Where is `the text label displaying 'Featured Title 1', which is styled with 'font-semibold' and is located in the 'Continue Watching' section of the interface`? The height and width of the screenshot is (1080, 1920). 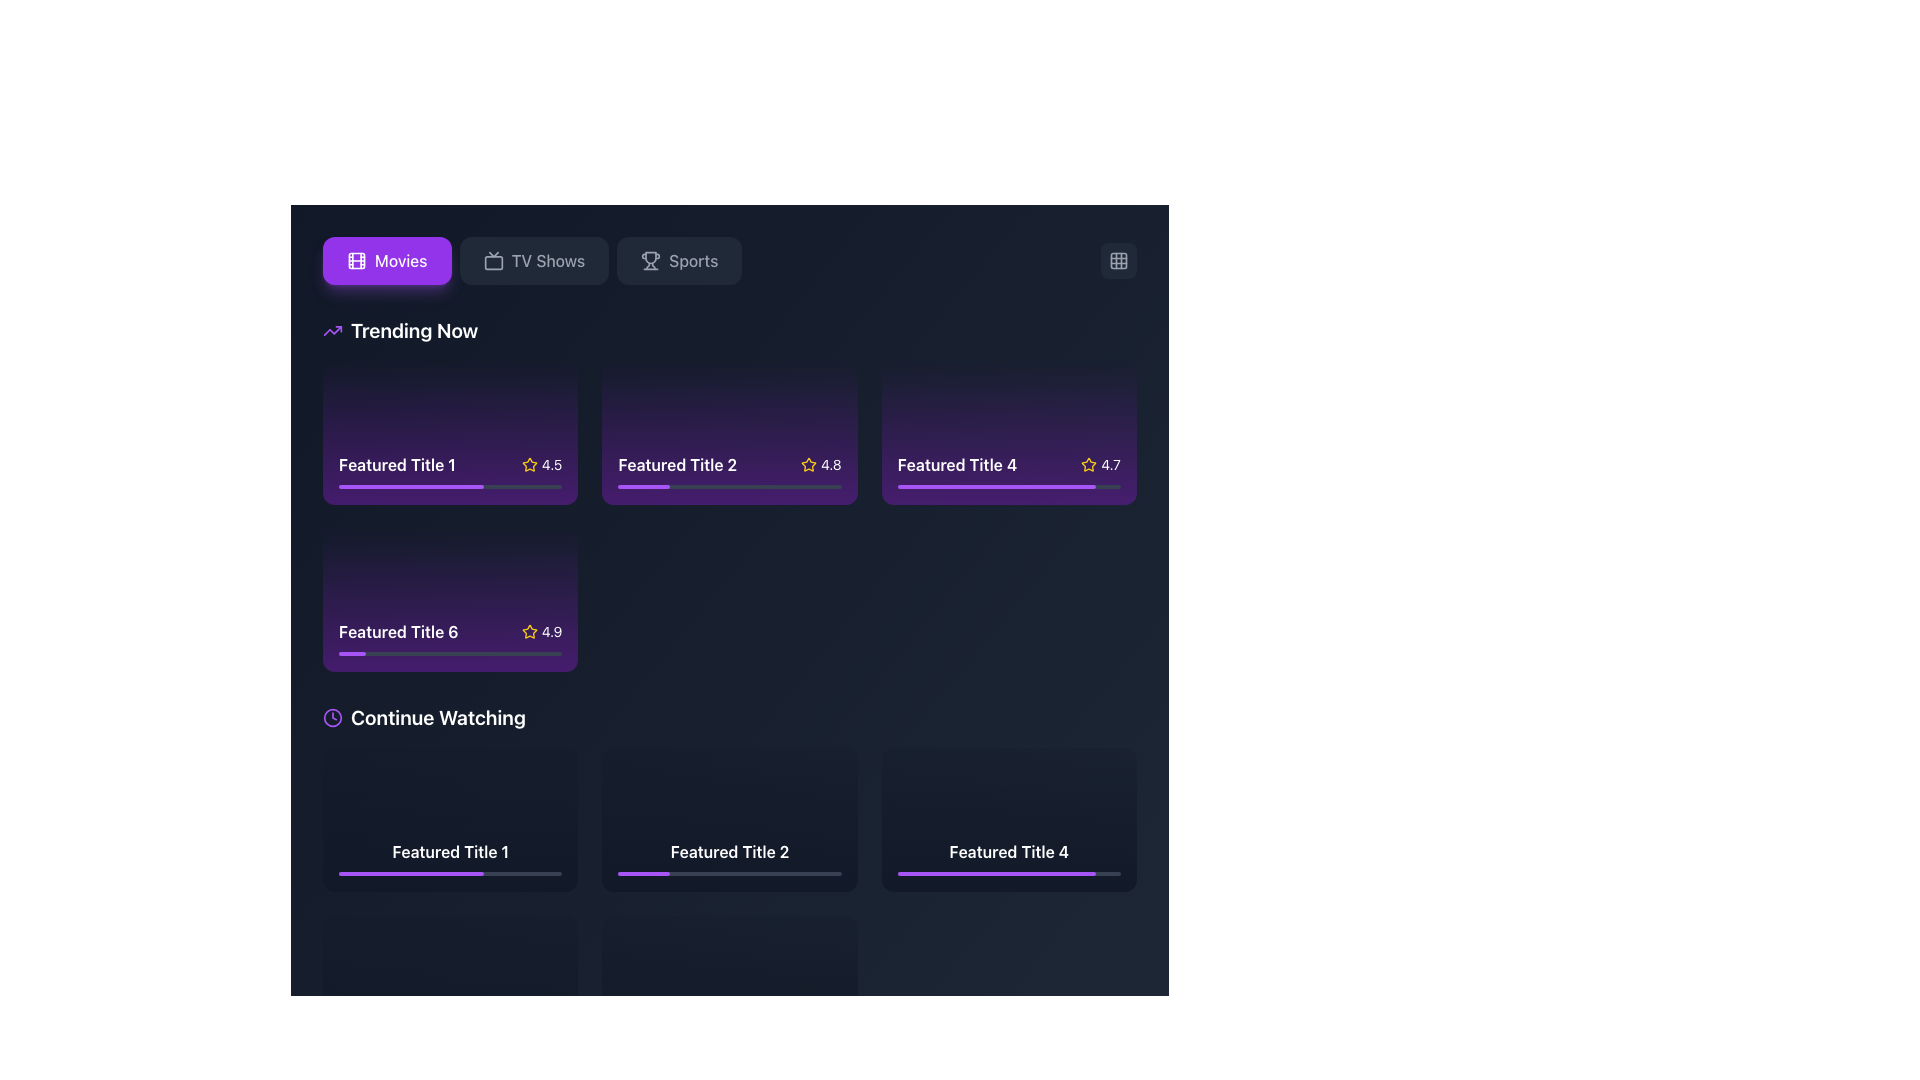 the text label displaying 'Featured Title 1', which is styled with 'font-semibold' and is located in the 'Continue Watching' section of the interface is located at coordinates (449, 851).